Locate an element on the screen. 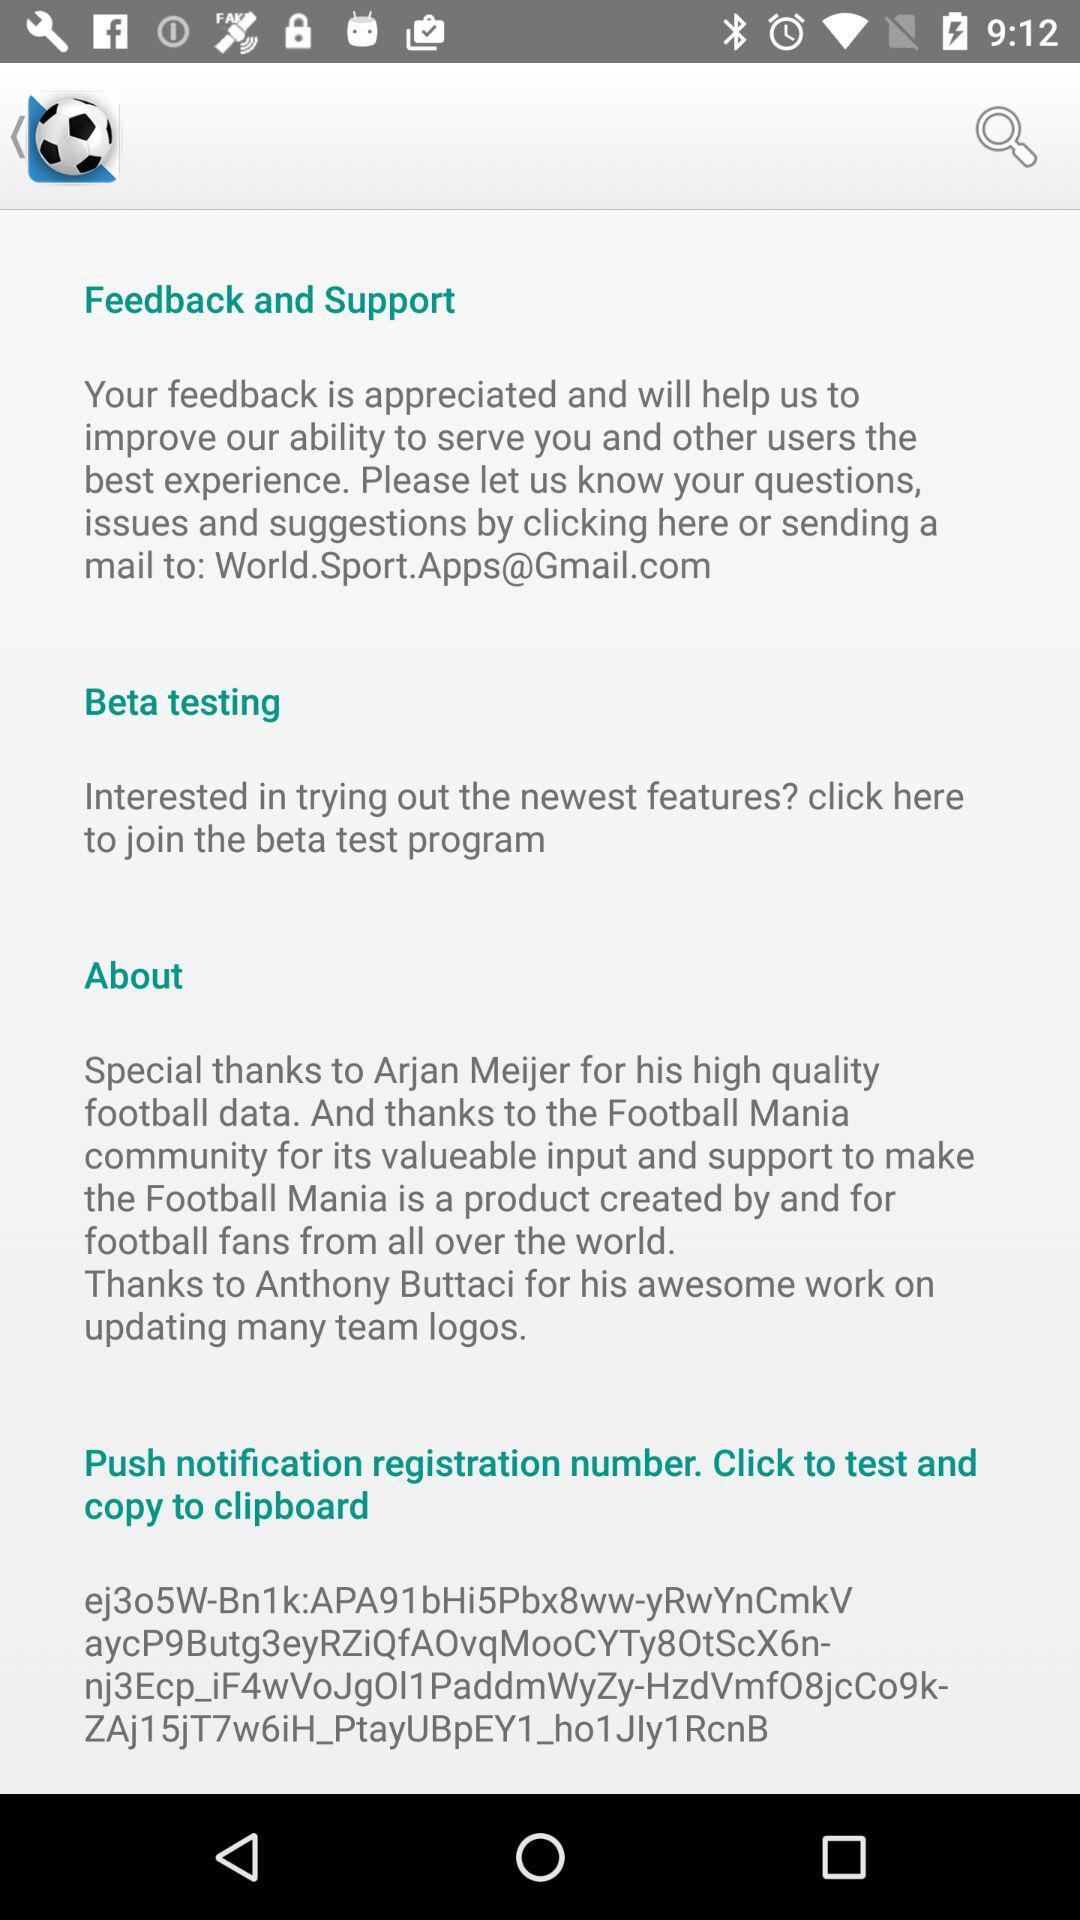 This screenshot has width=1080, height=1920. special thanks to icon is located at coordinates (540, 1196).